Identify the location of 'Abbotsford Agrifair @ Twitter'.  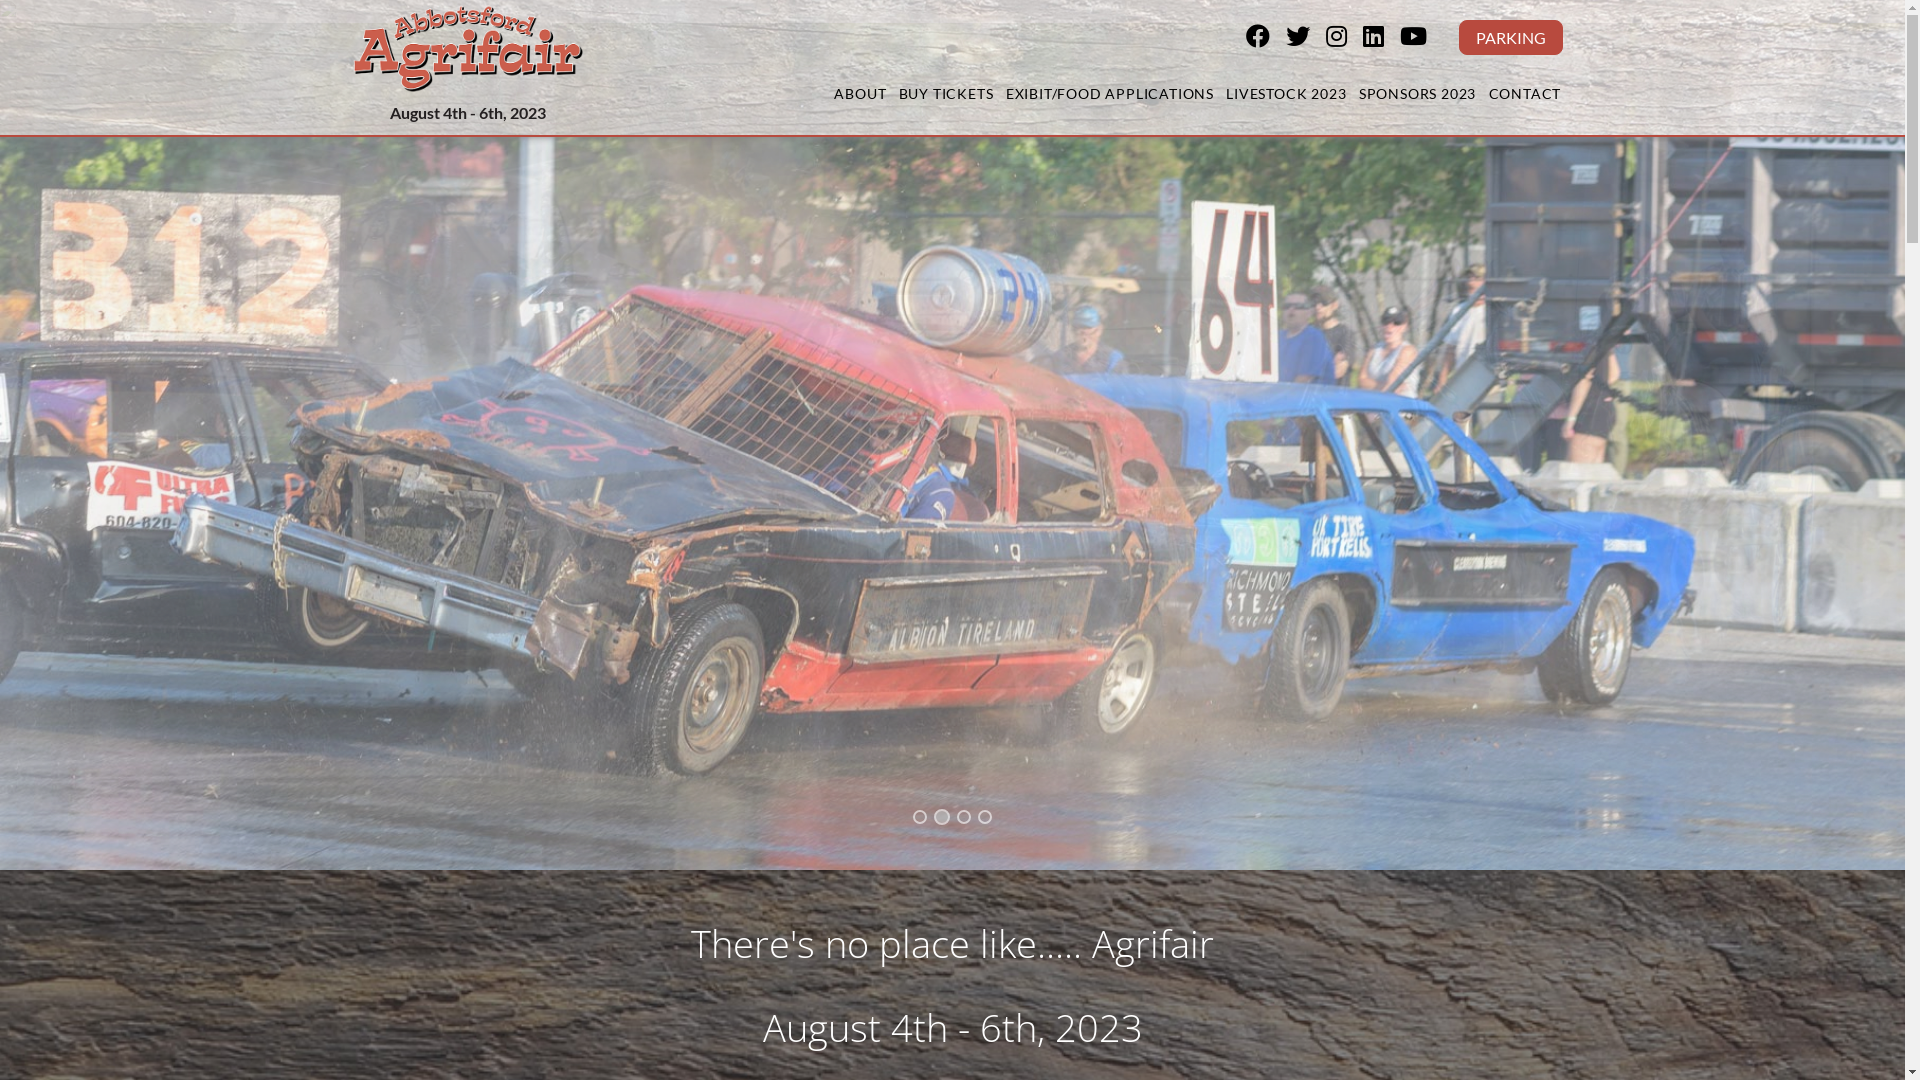
(1305, 38).